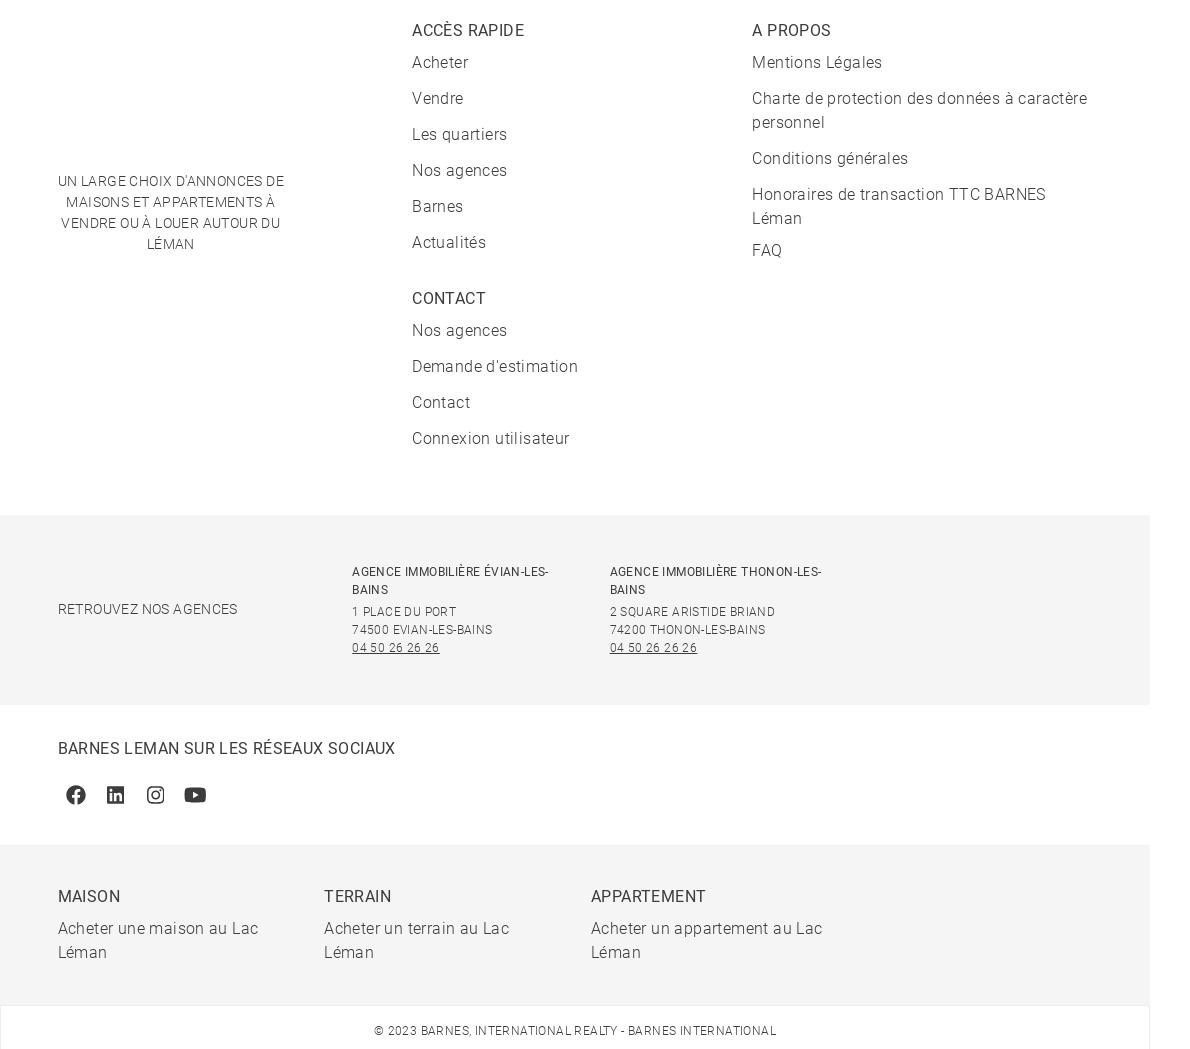 Image resolution: width=1190 pixels, height=1049 pixels. What do you see at coordinates (449, 578) in the screenshot?
I see `'Agence immobilière Évian-les-Bains'` at bounding box center [449, 578].